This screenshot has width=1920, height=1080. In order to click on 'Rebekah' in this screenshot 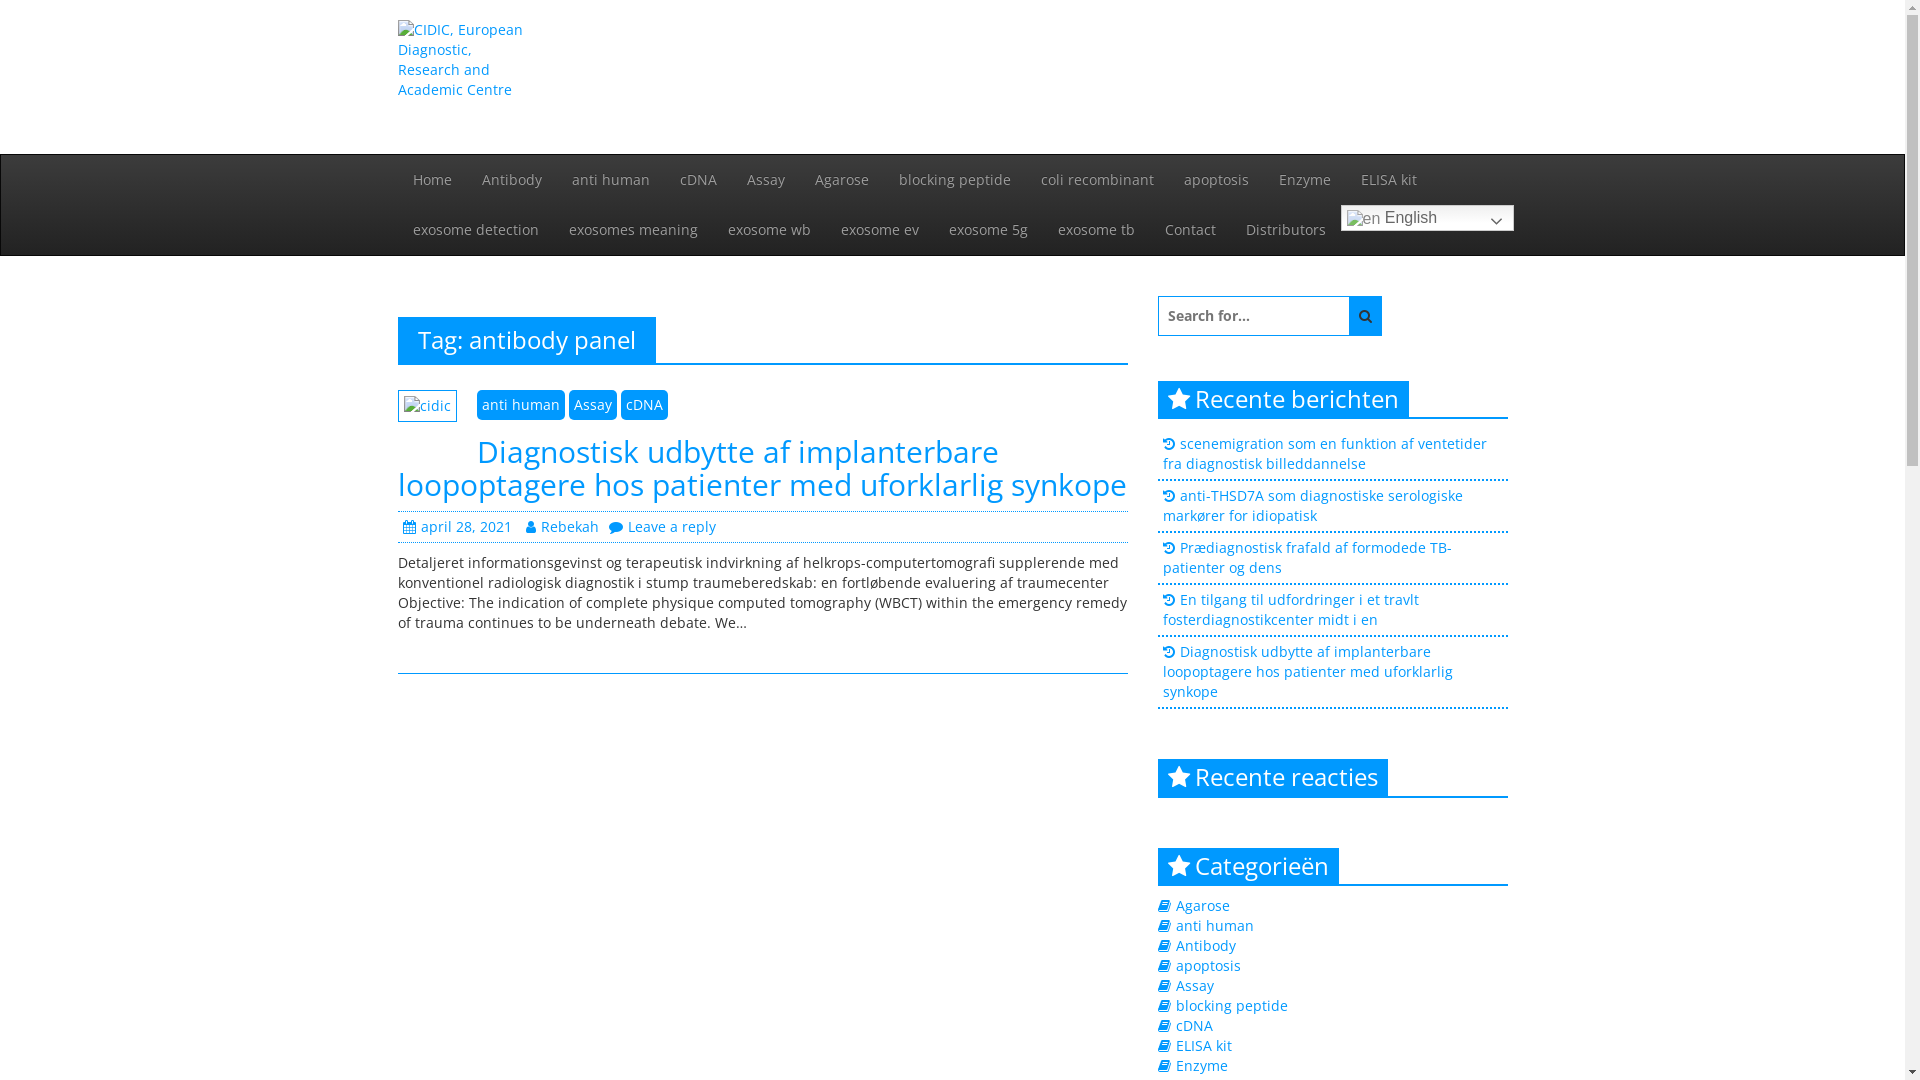, I will do `click(561, 525)`.